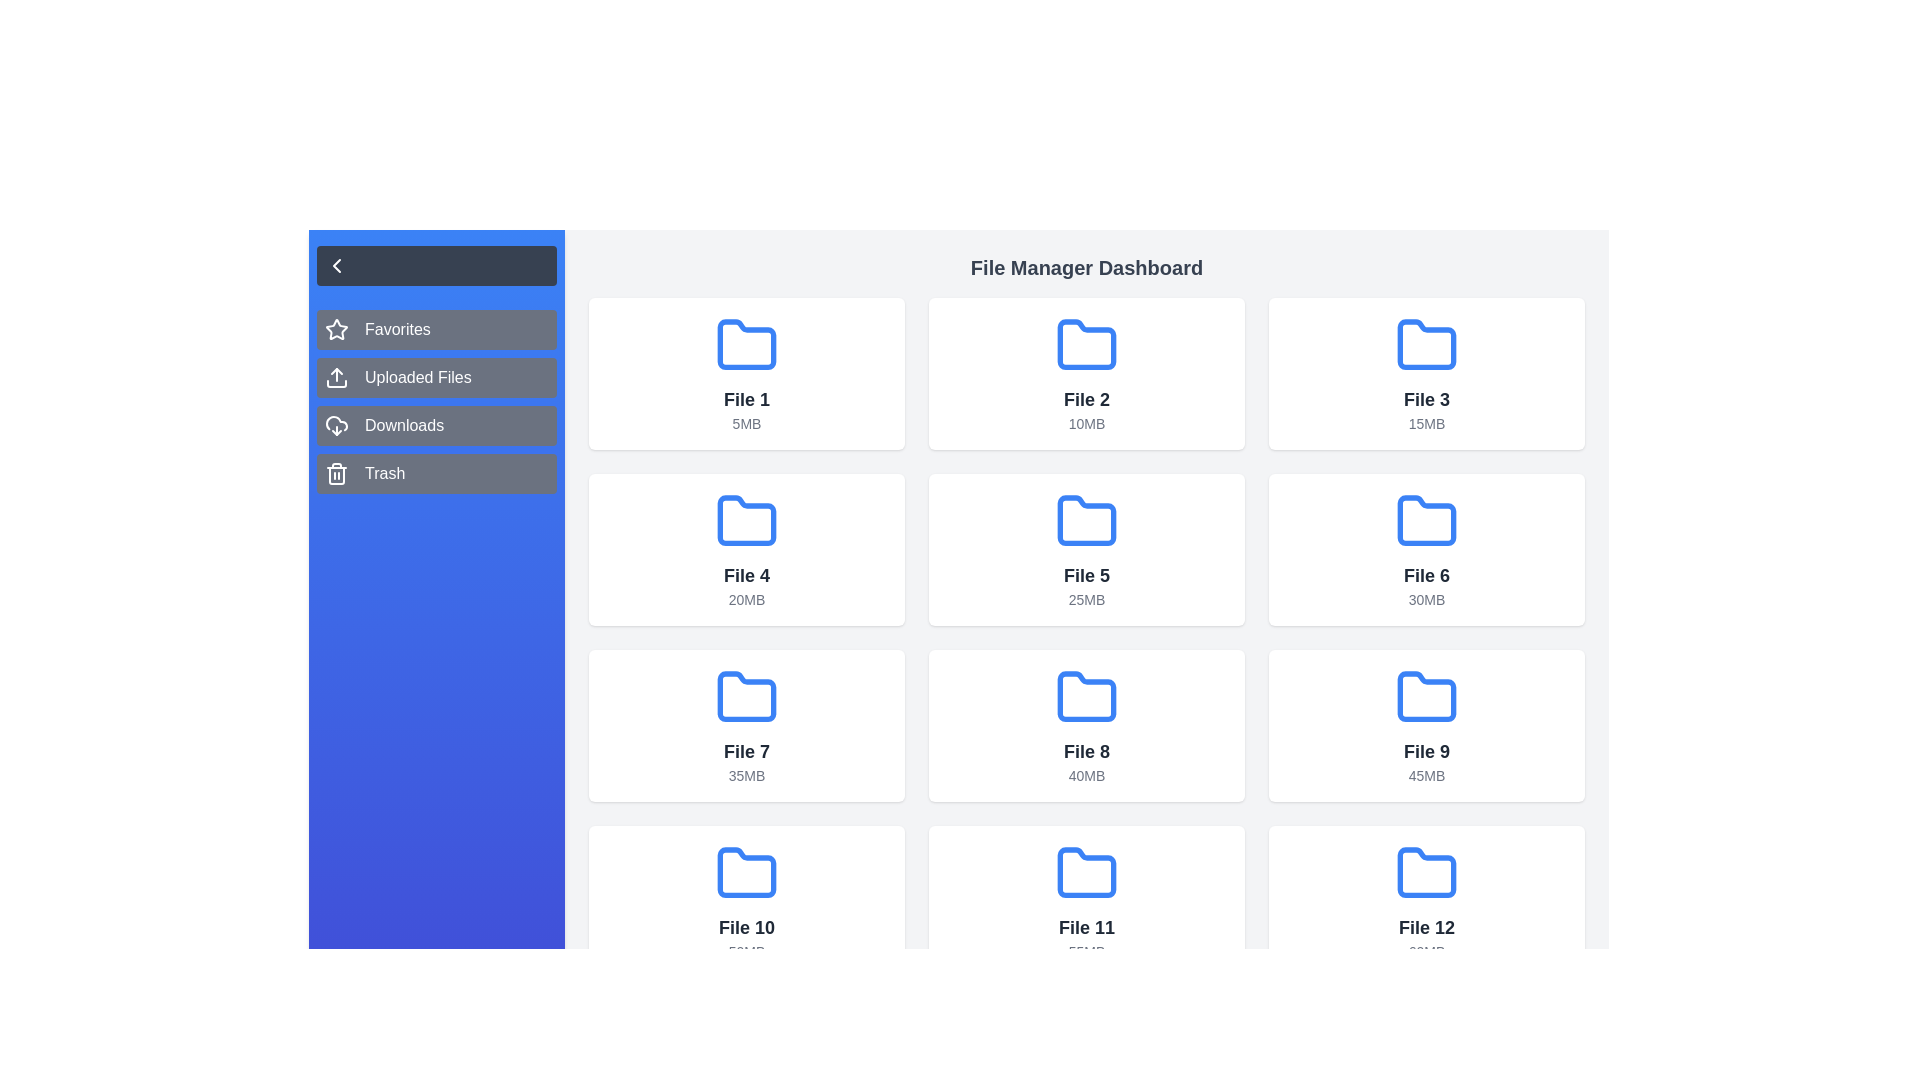 The width and height of the screenshot is (1920, 1080). I want to click on the category Uploaded Files from the sidebar menu, so click(435, 378).